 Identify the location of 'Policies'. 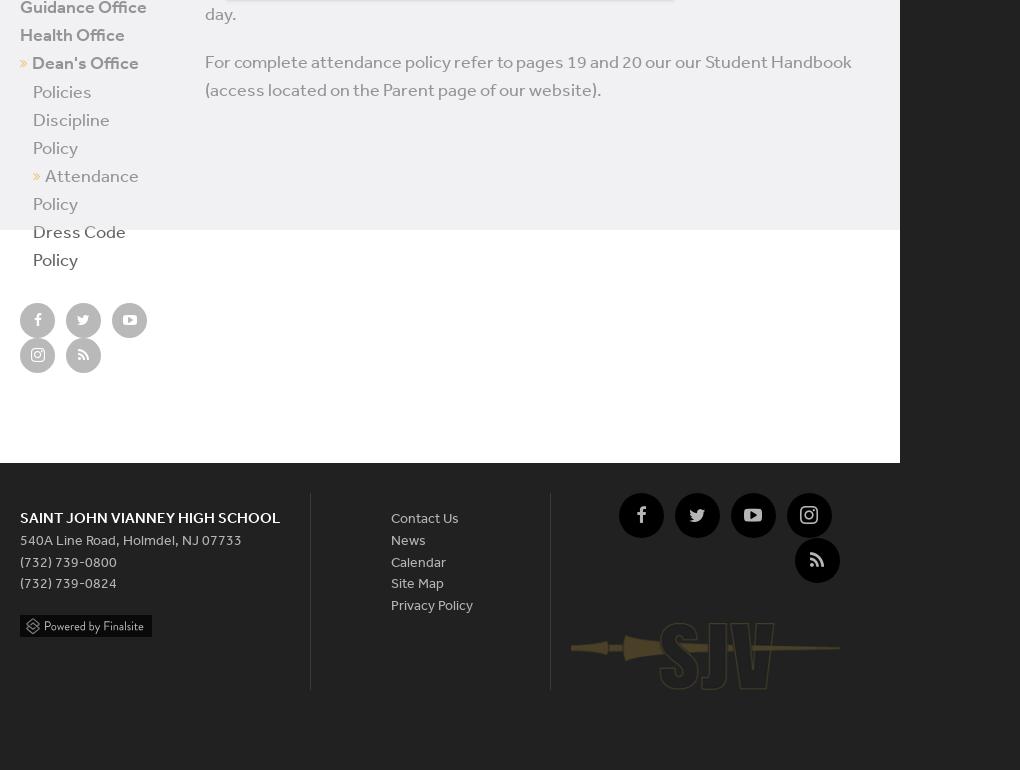
(62, 90).